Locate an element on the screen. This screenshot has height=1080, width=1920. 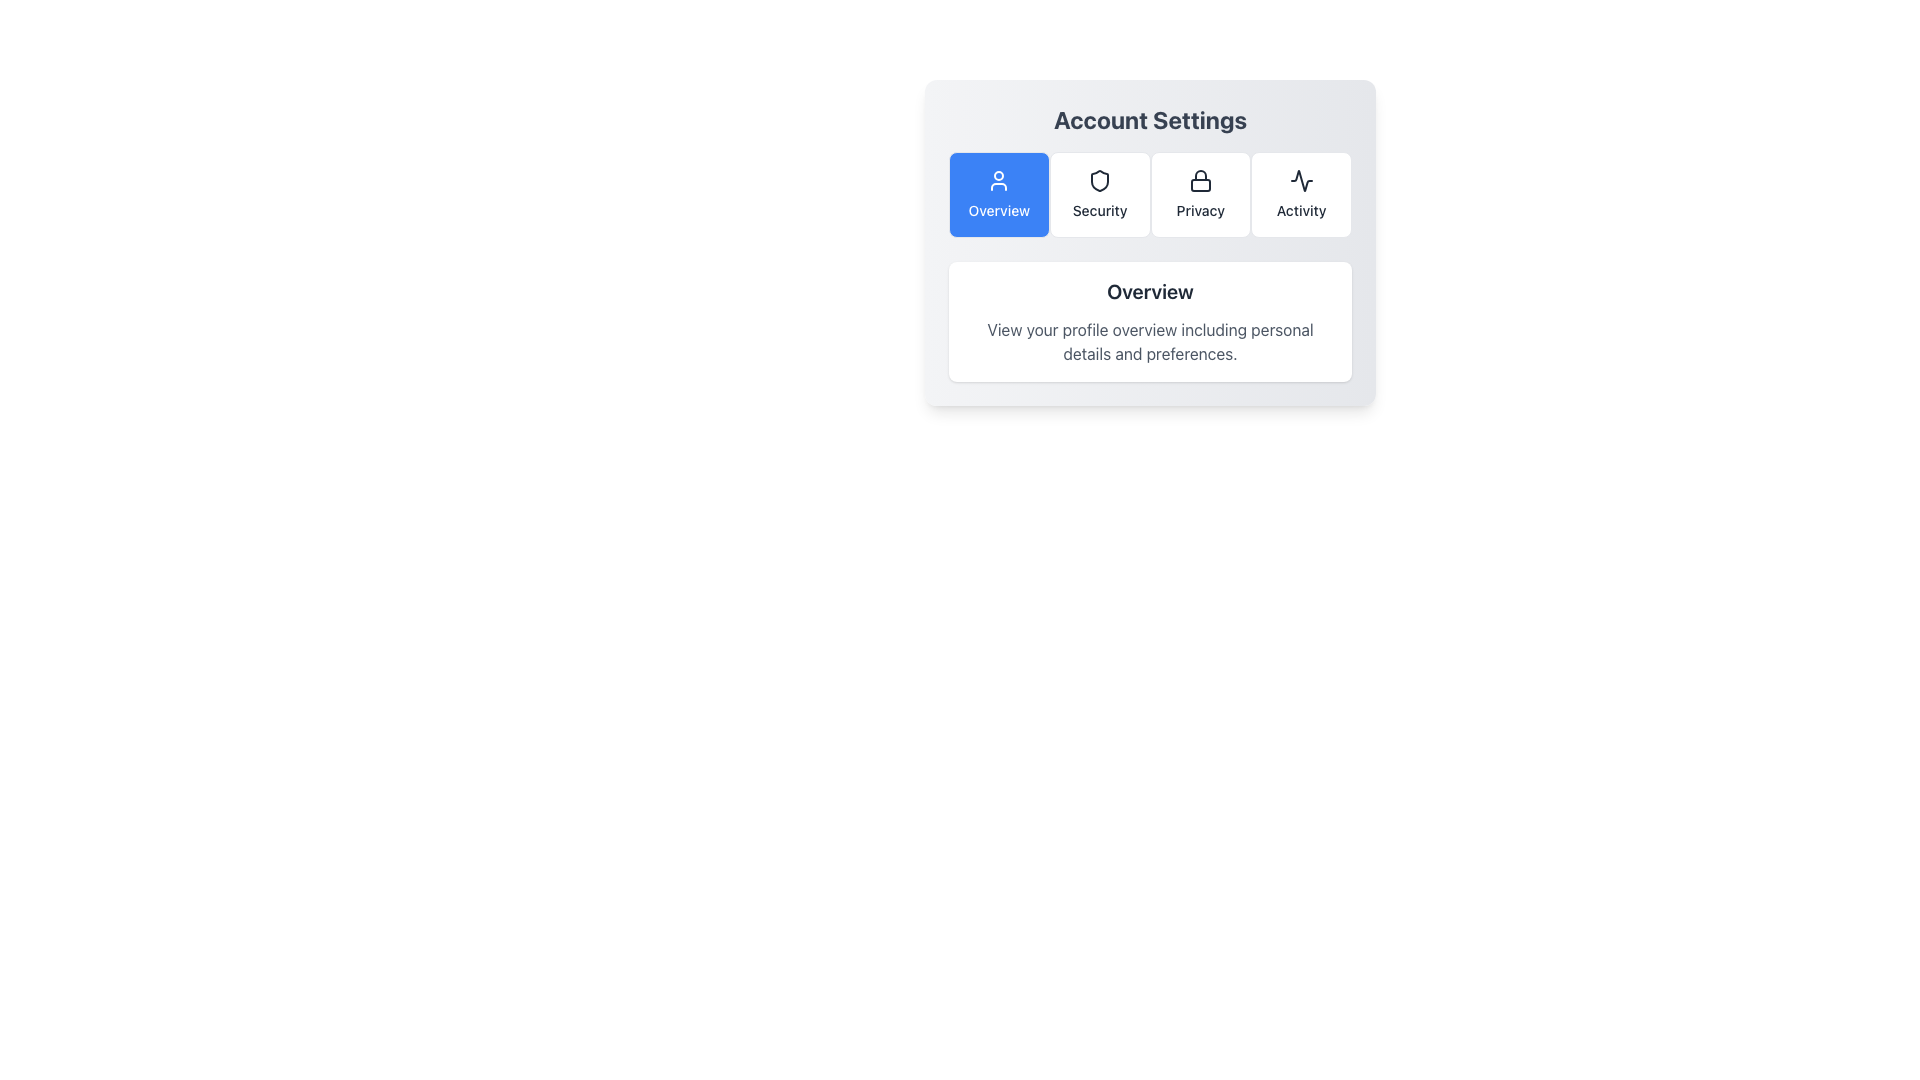
the second button in the grid of four buttons that triggers actions related to 'Security' is located at coordinates (1099, 195).